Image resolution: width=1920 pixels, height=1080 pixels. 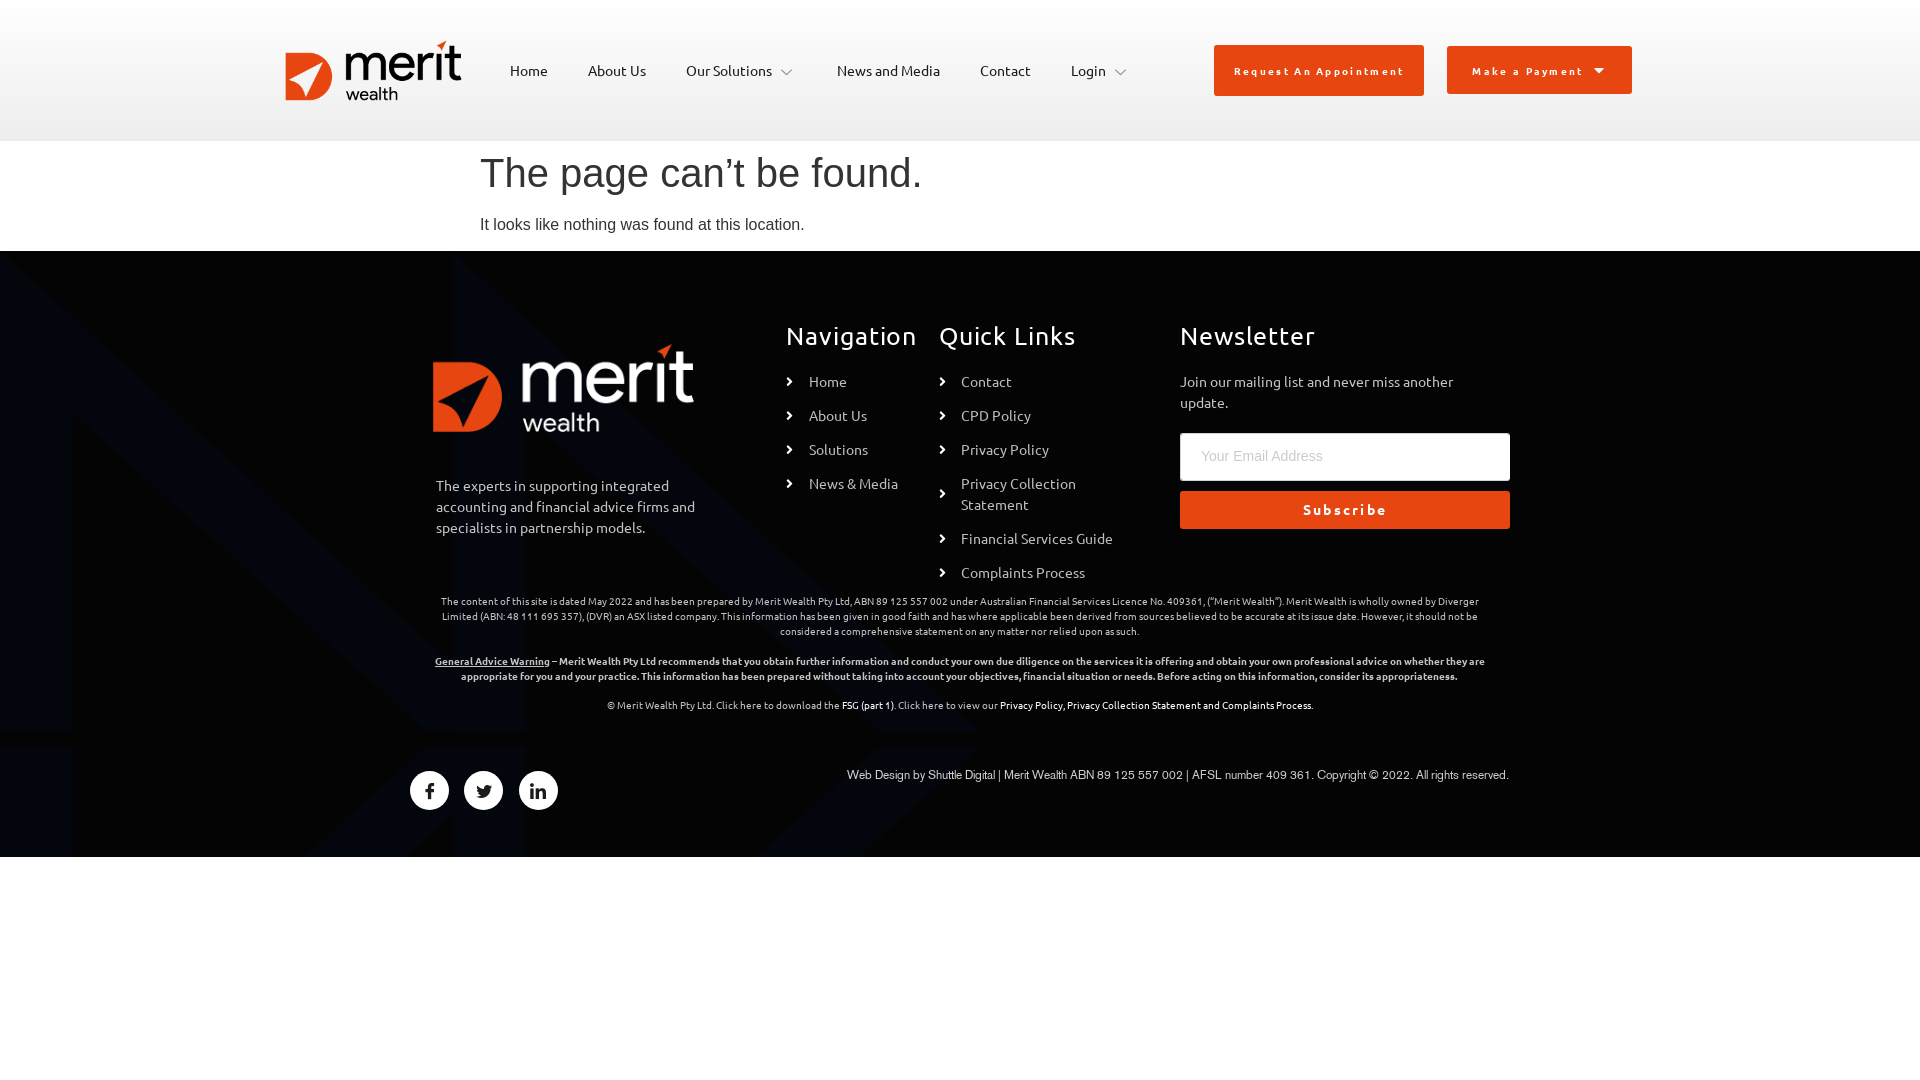 What do you see at coordinates (887, 68) in the screenshot?
I see `'News and Media'` at bounding box center [887, 68].